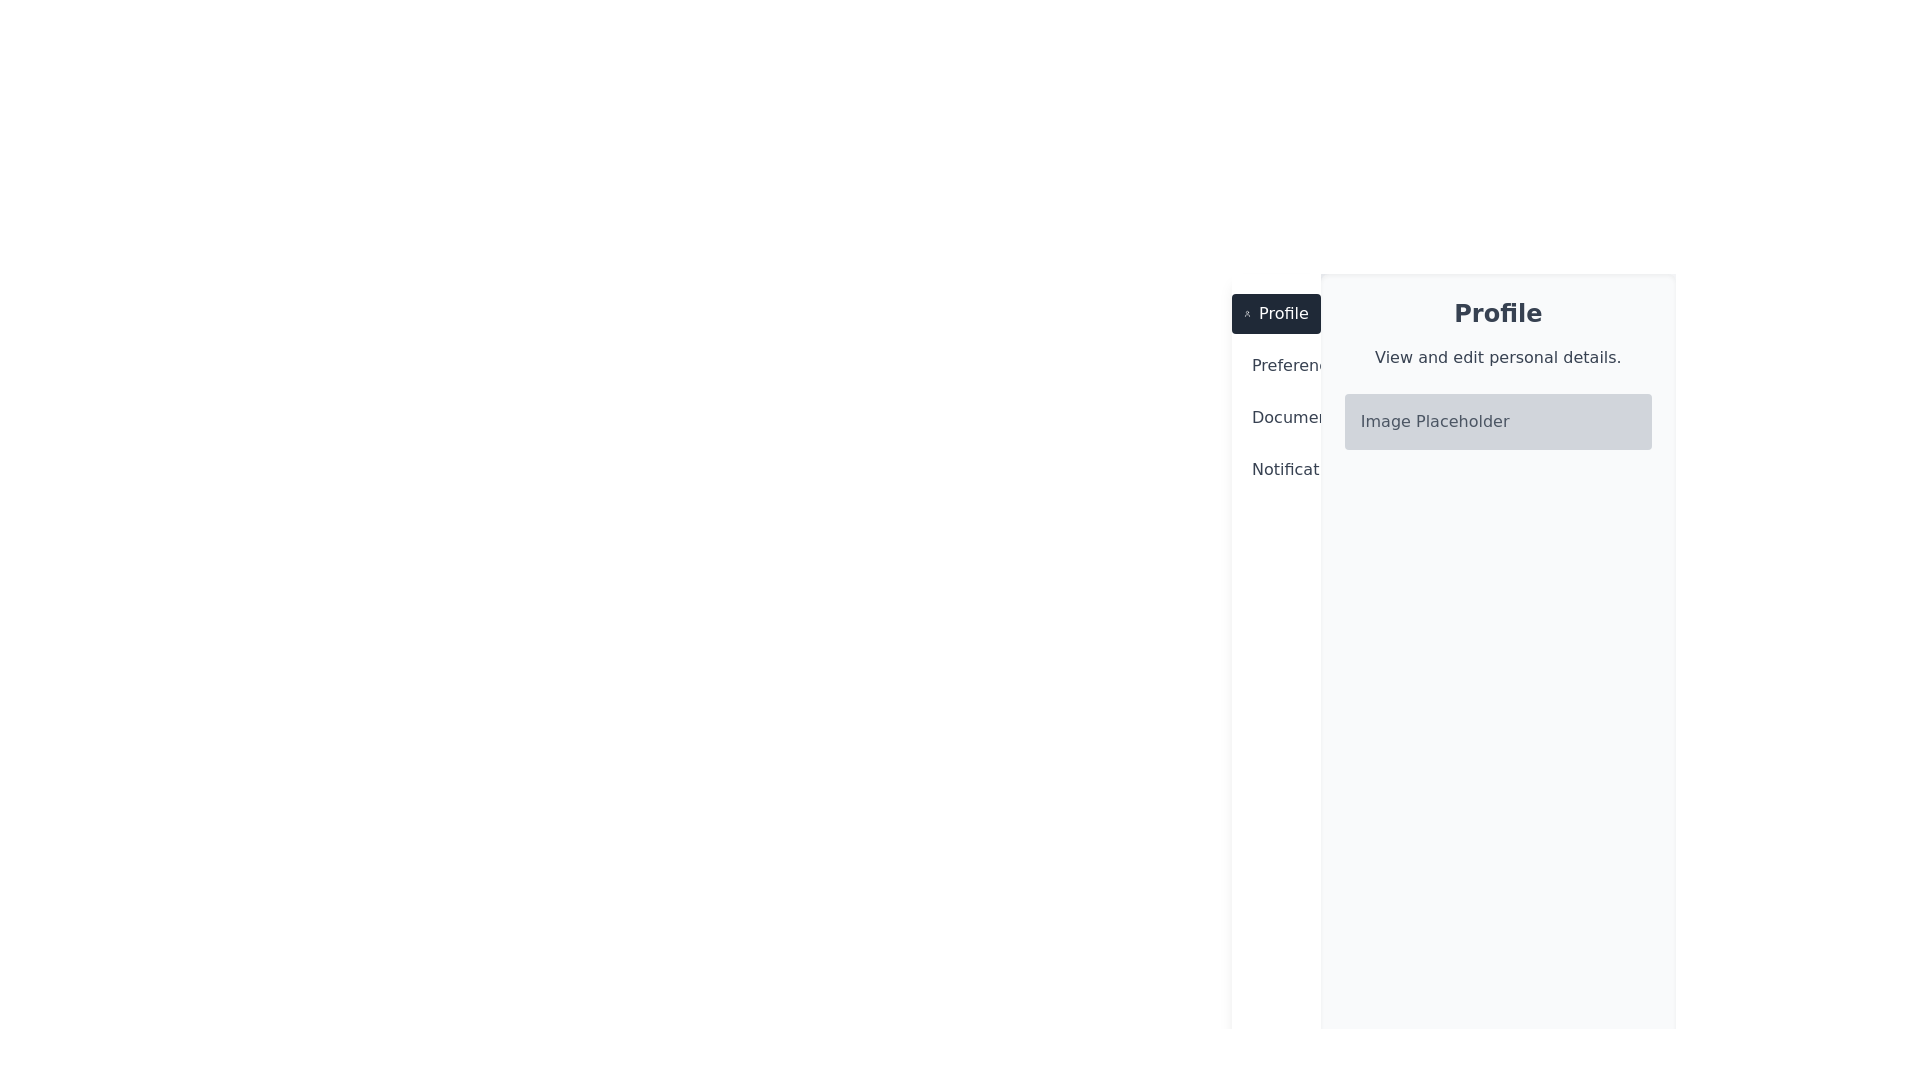  What do you see at coordinates (1275, 366) in the screenshot?
I see `the sidebar tab labeled Preferences` at bounding box center [1275, 366].